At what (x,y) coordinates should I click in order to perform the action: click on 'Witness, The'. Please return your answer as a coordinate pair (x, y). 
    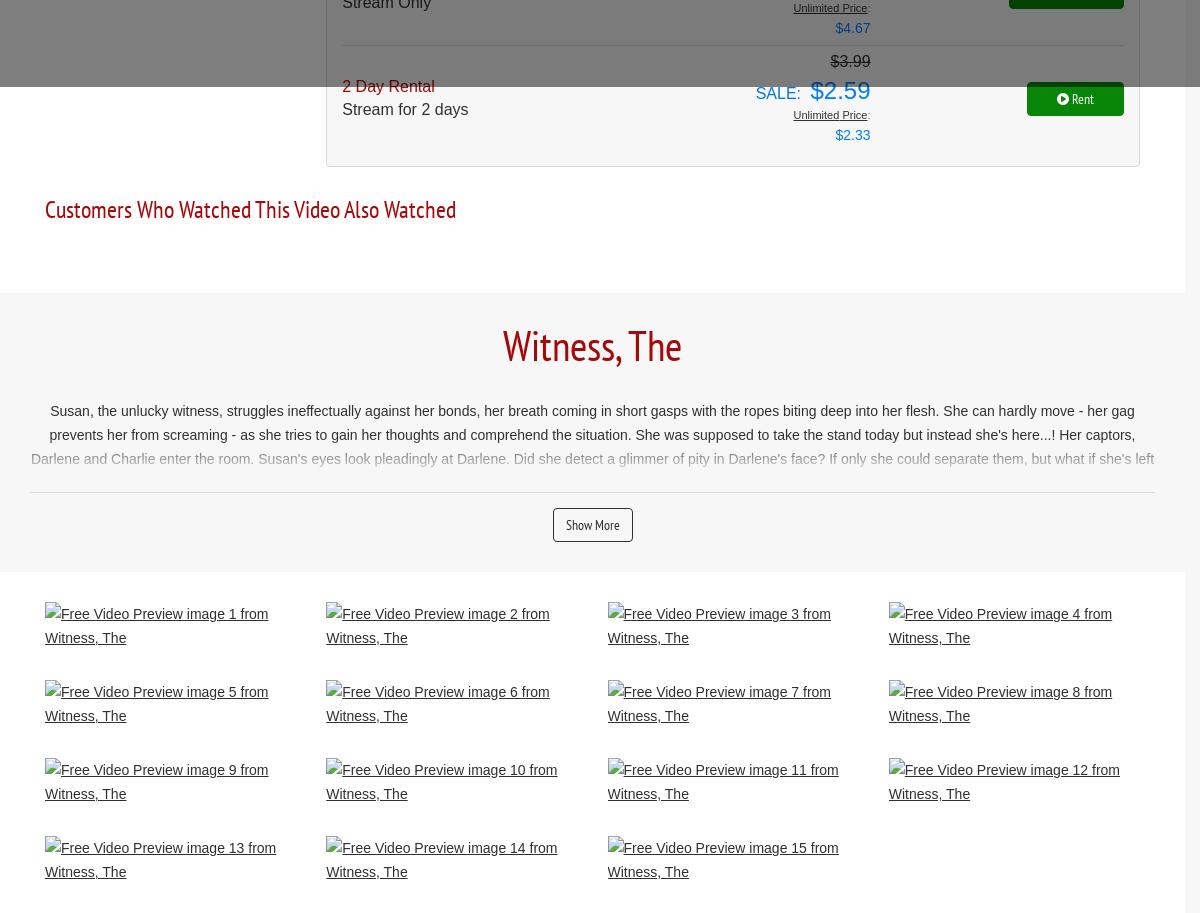
    Looking at the image, I should click on (591, 344).